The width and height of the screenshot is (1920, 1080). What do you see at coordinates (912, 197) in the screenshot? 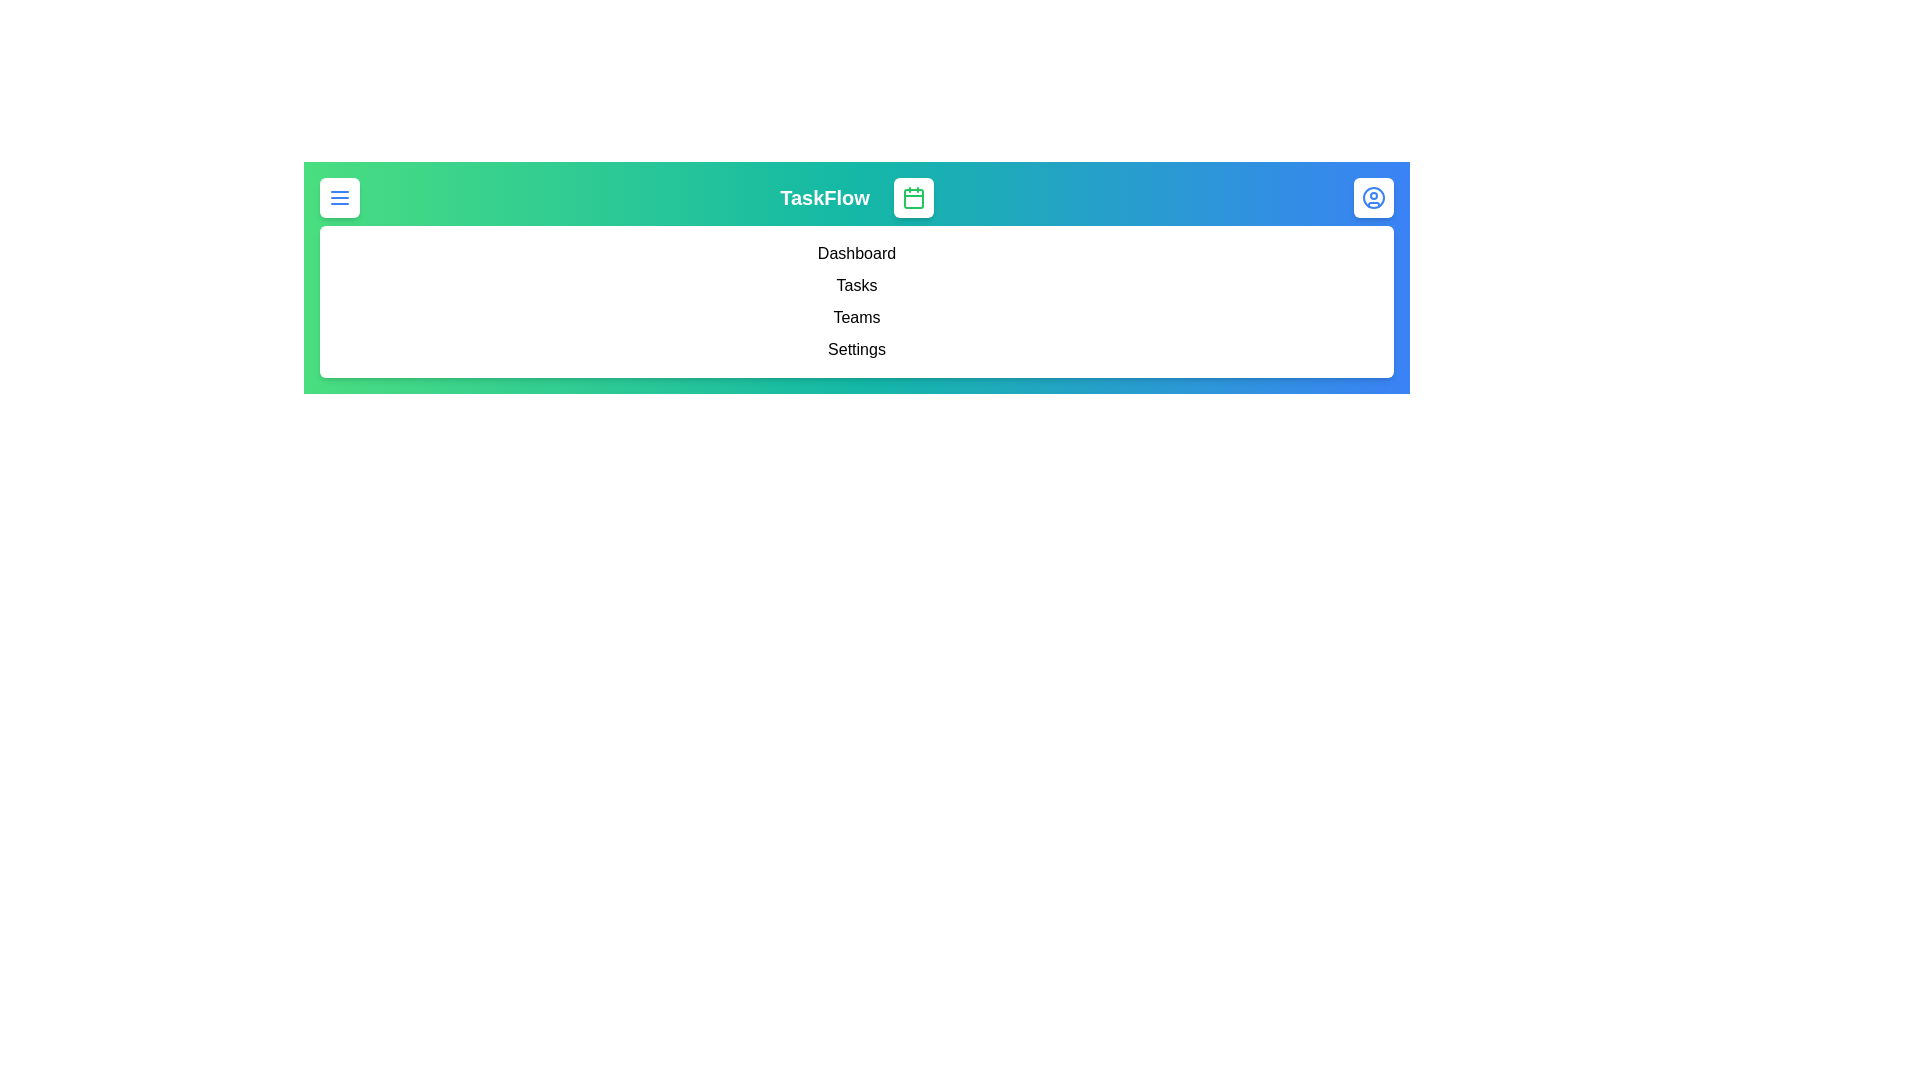
I see `the calendar button to open the date-related actions` at bounding box center [912, 197].